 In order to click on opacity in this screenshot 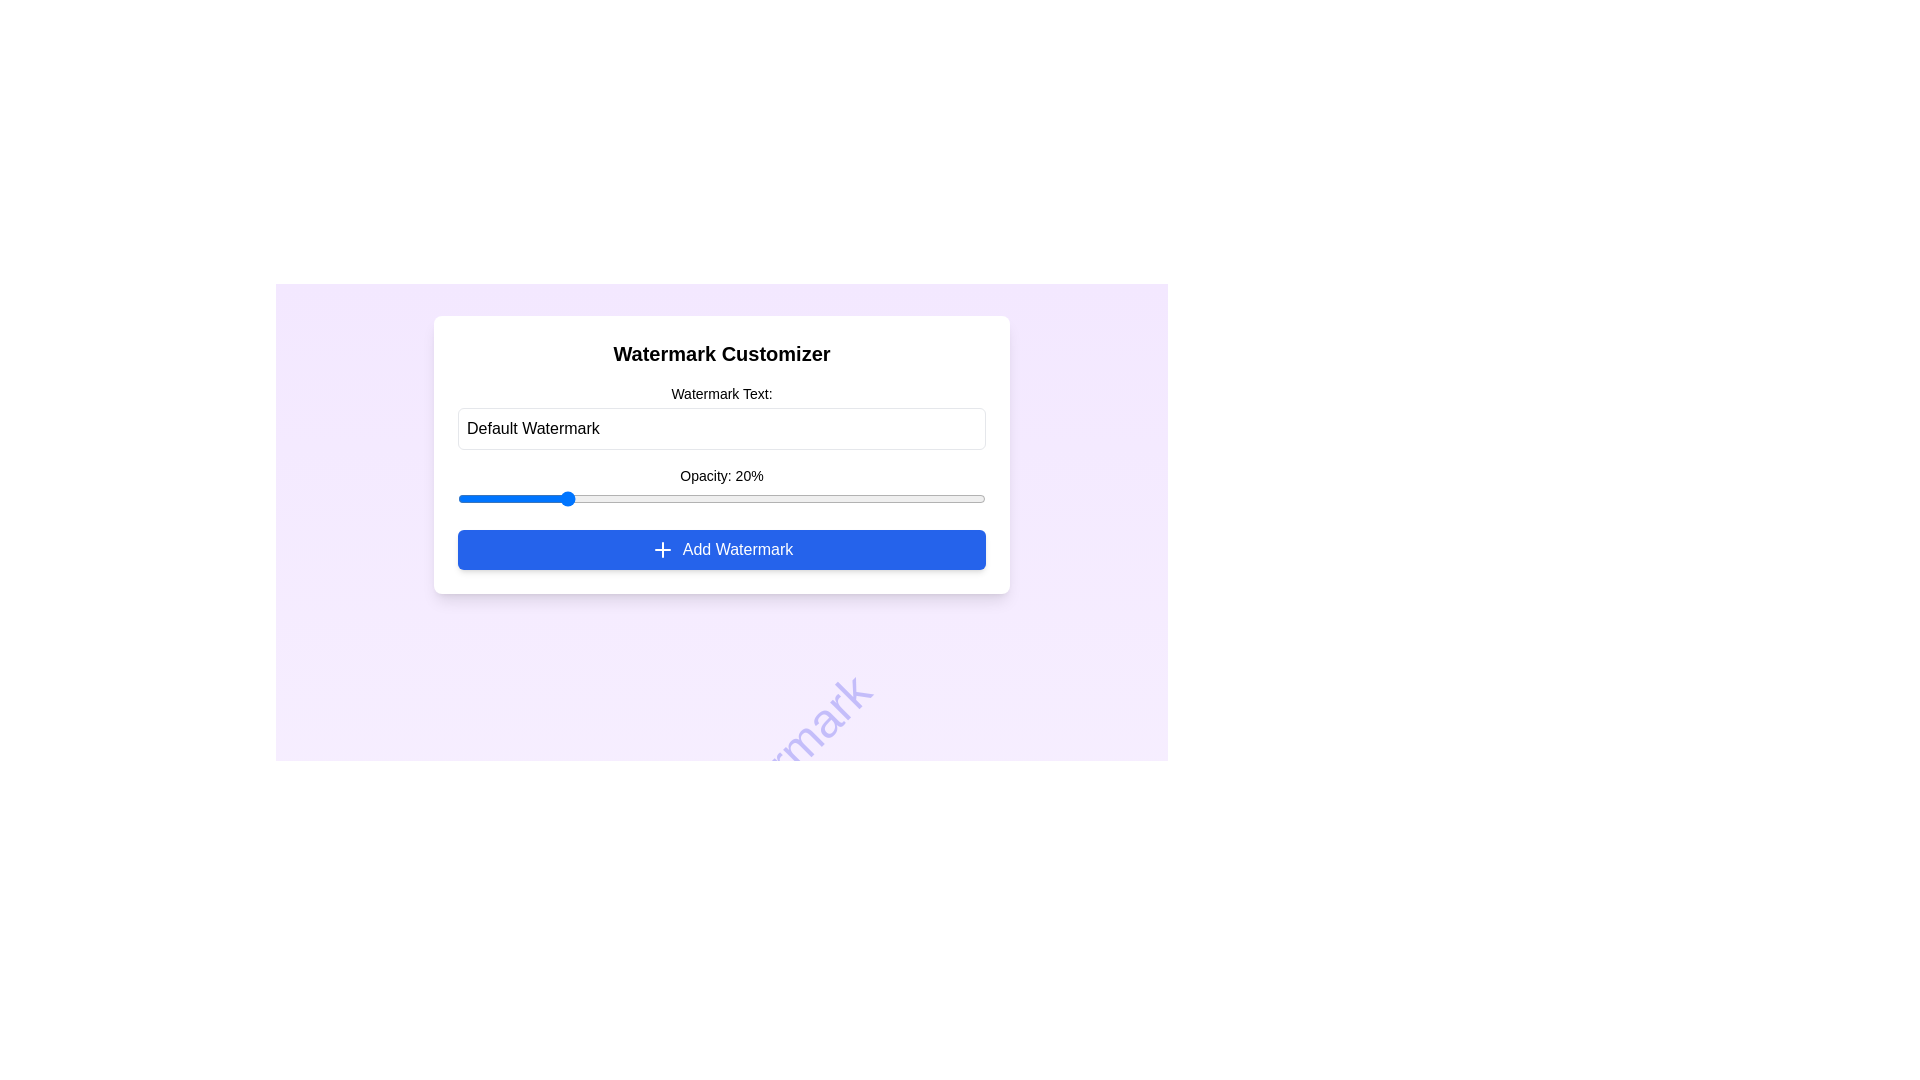, I will do `click(456, 497)`.